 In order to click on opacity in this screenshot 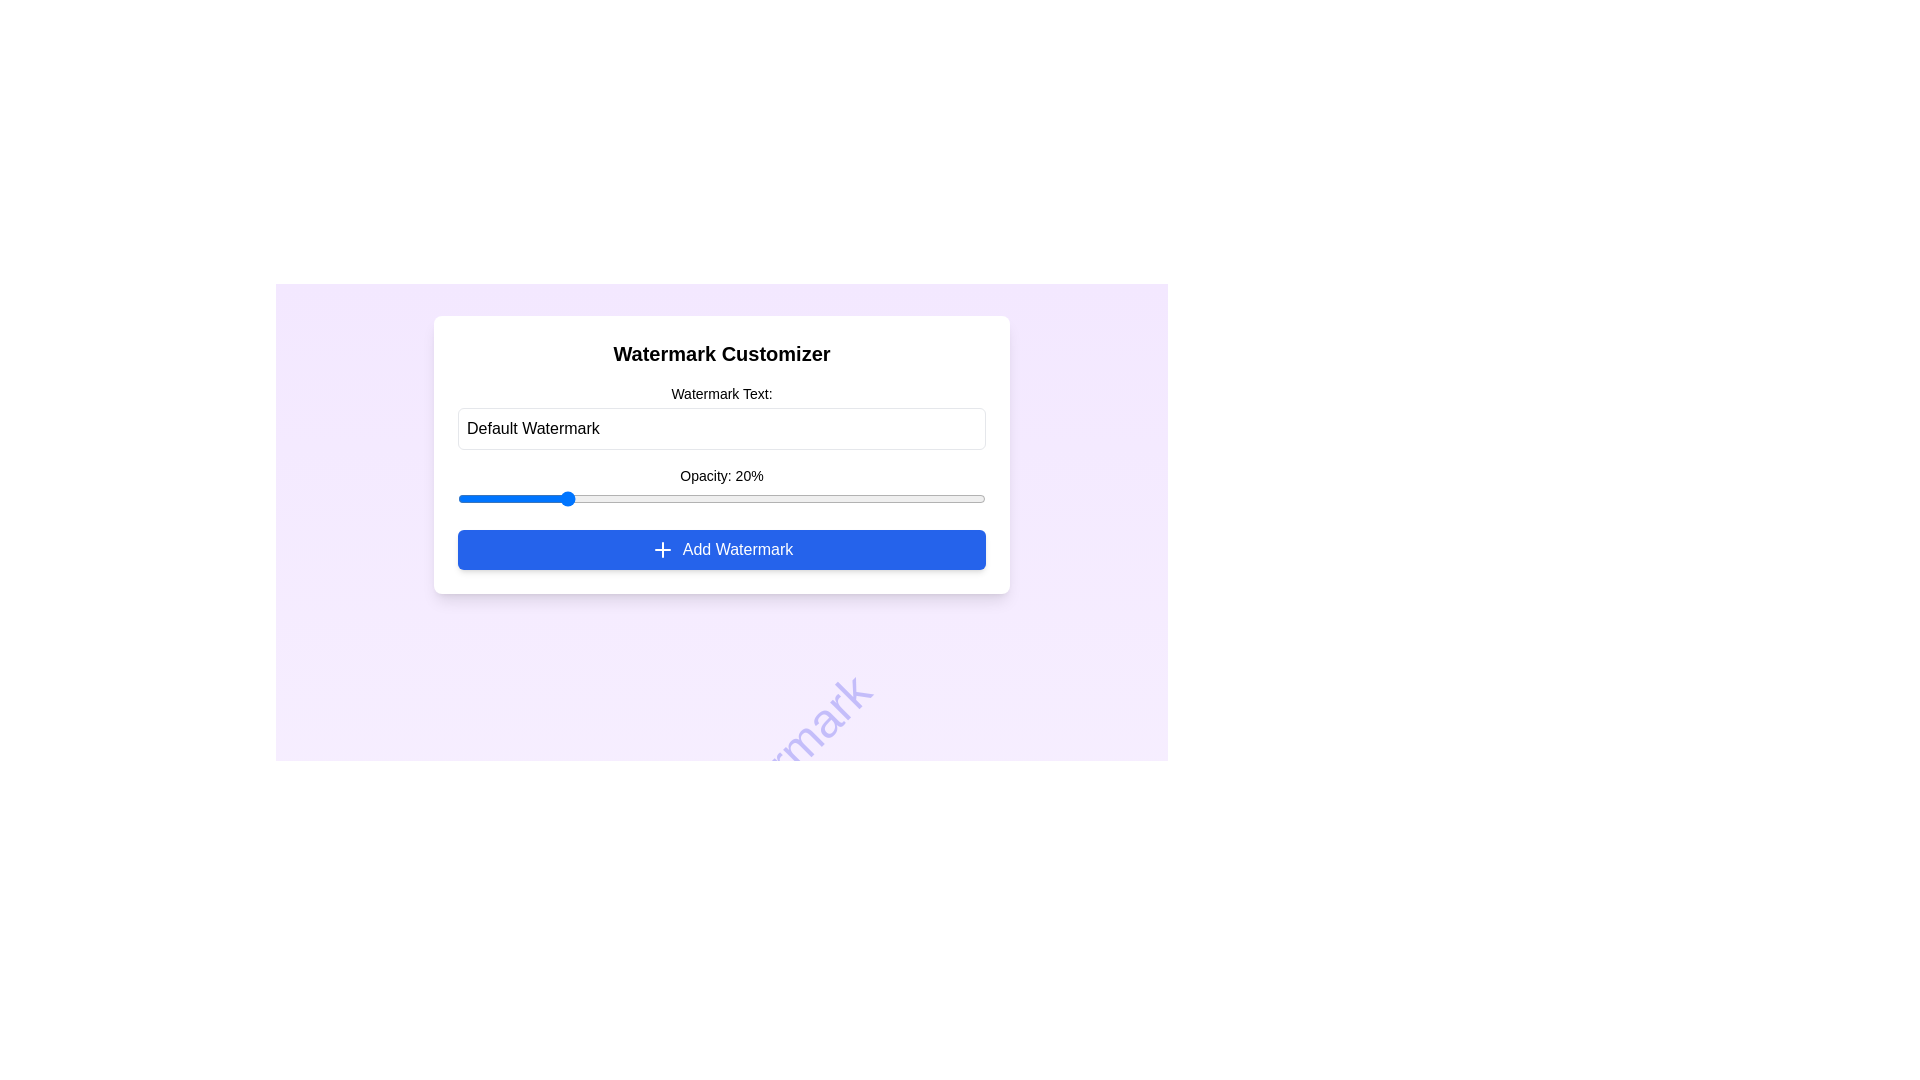, I will do `click(456, 497)`.